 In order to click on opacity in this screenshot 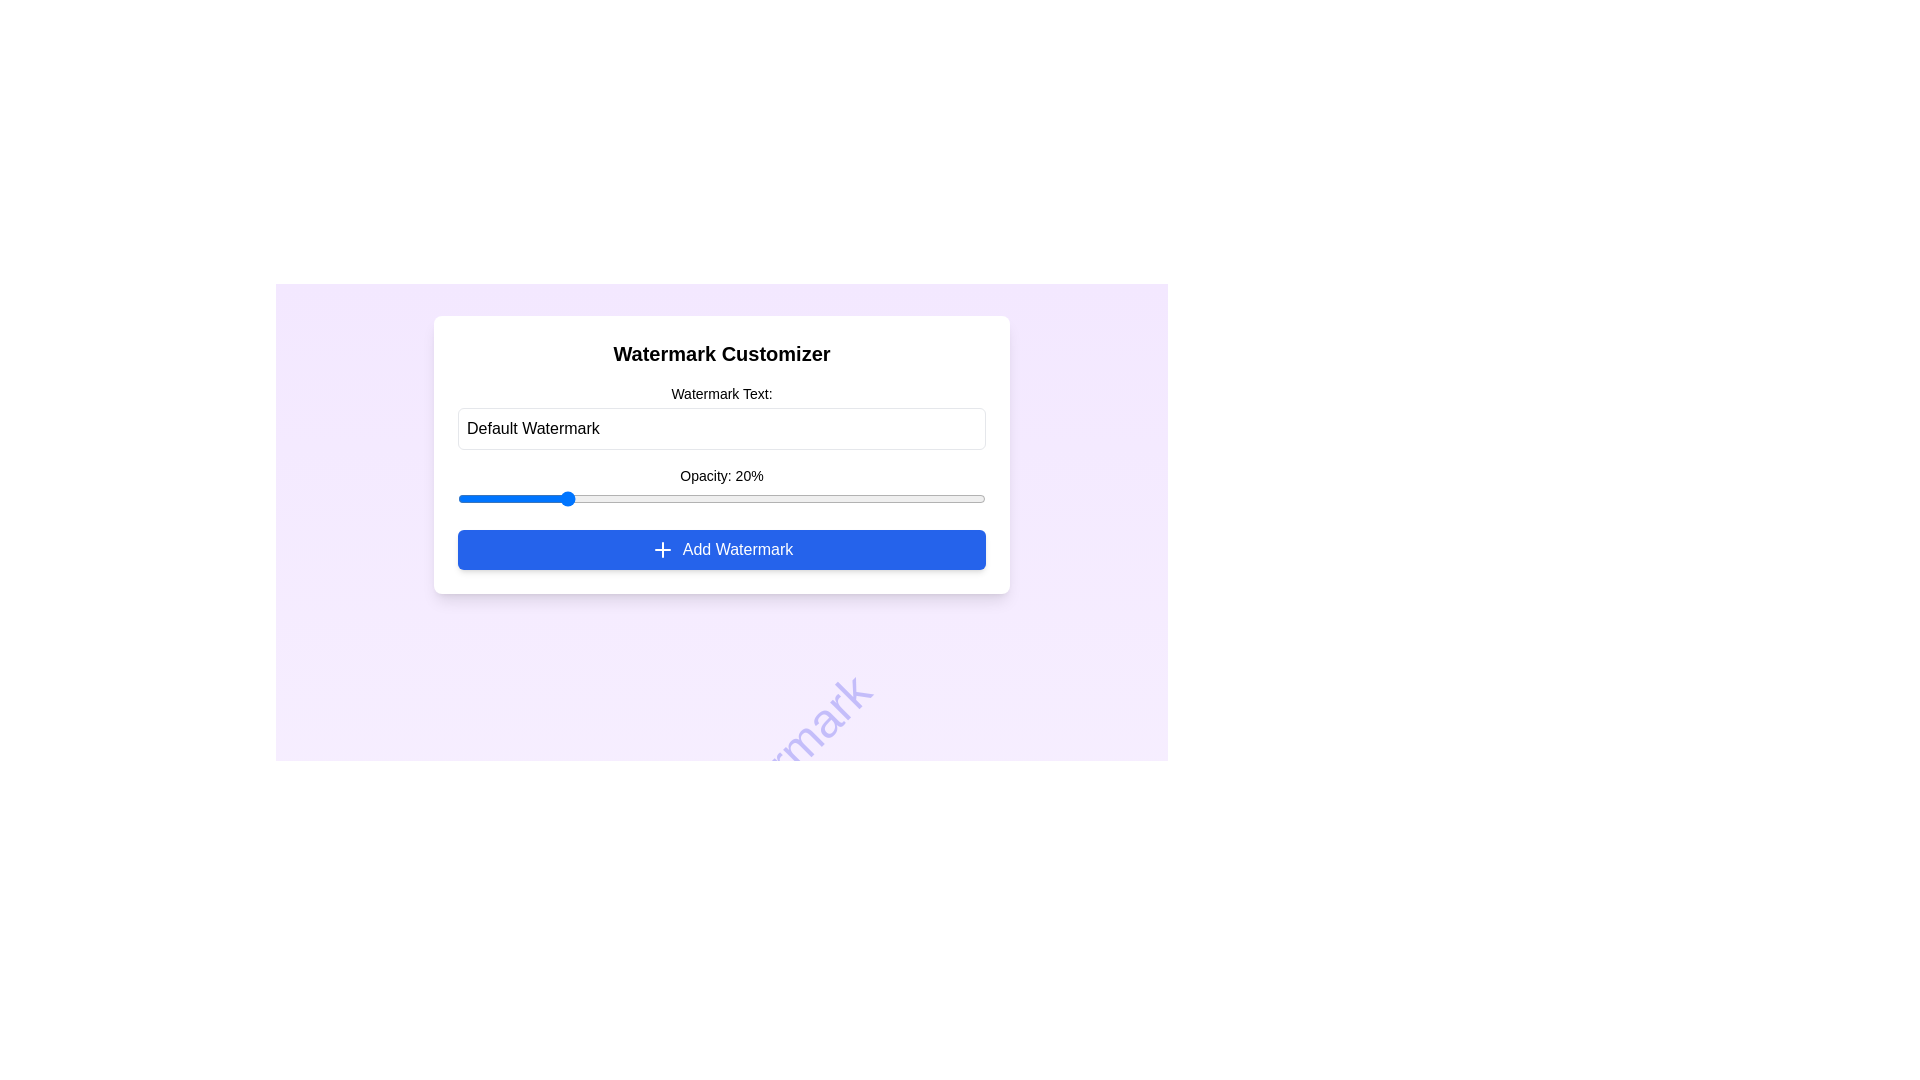, I will do `click(456, 497)`.